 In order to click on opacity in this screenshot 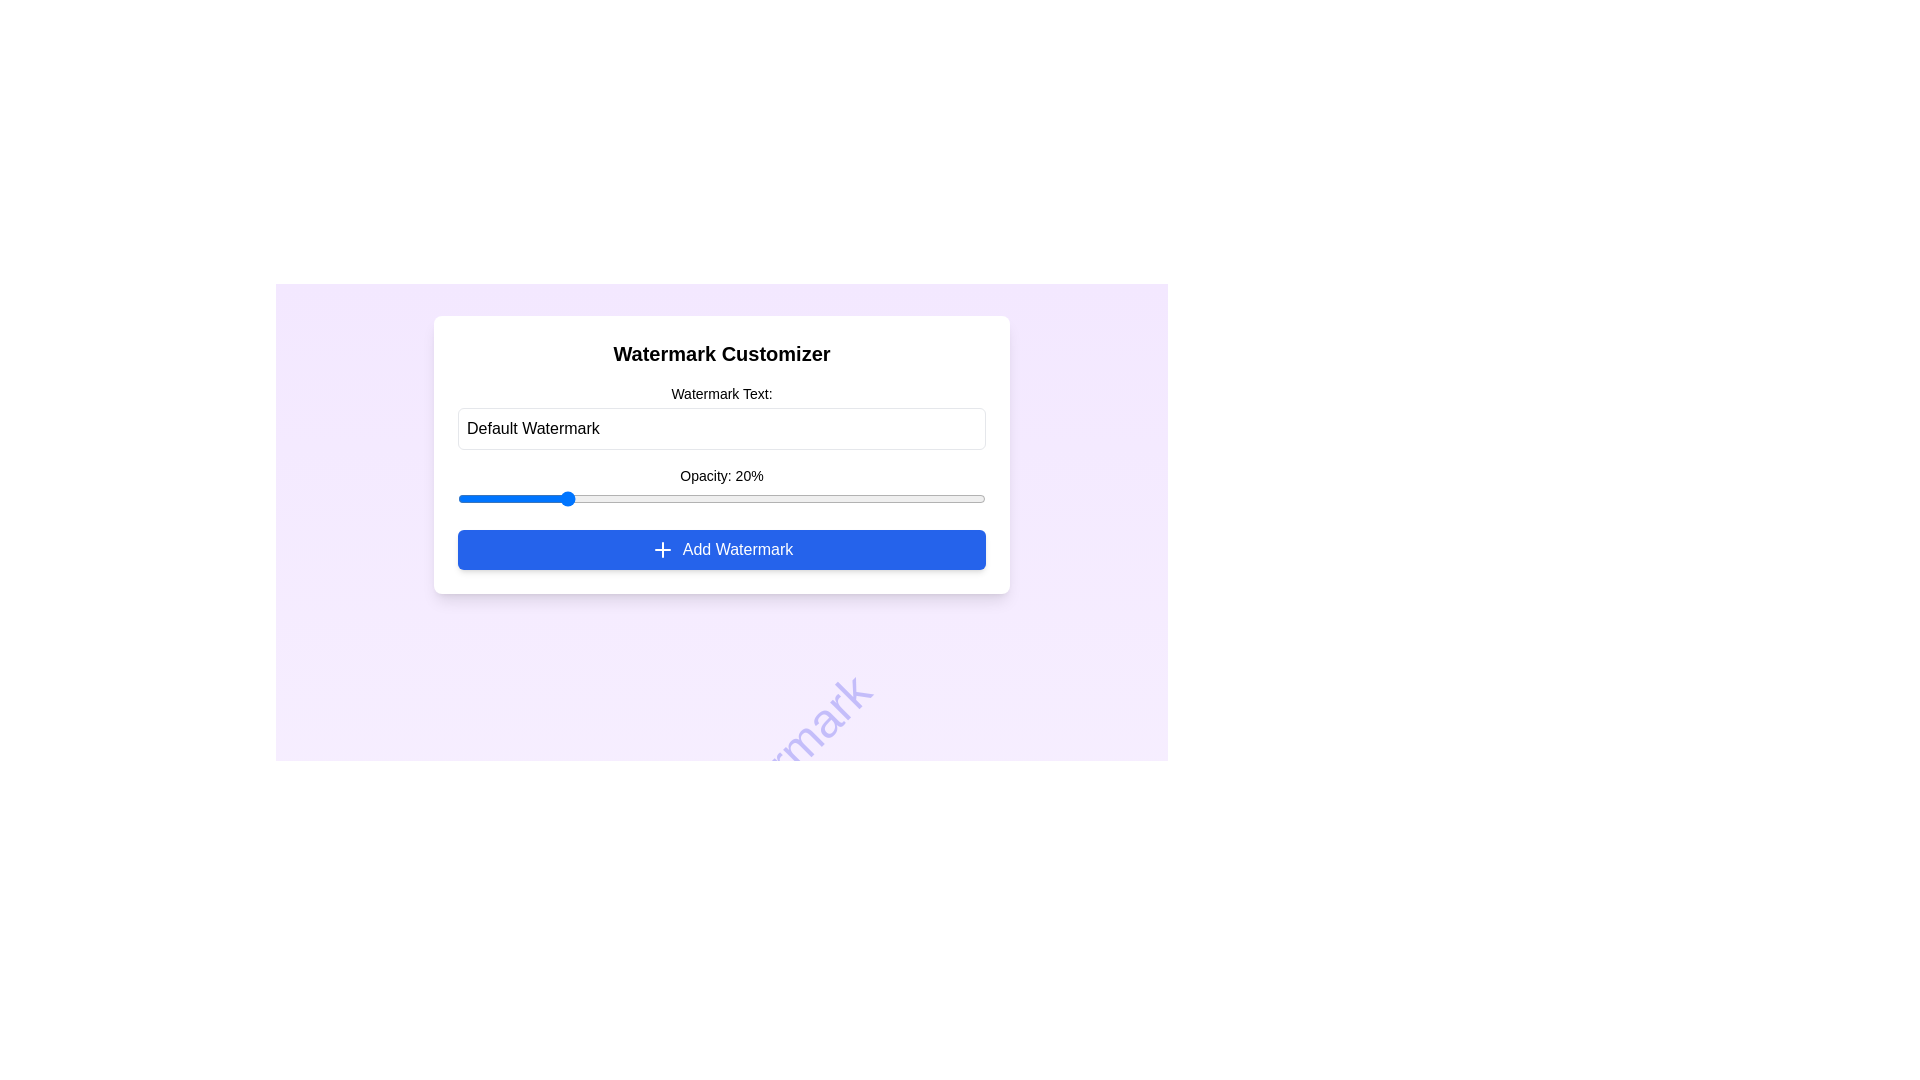, I will do `click(456, 497)`.